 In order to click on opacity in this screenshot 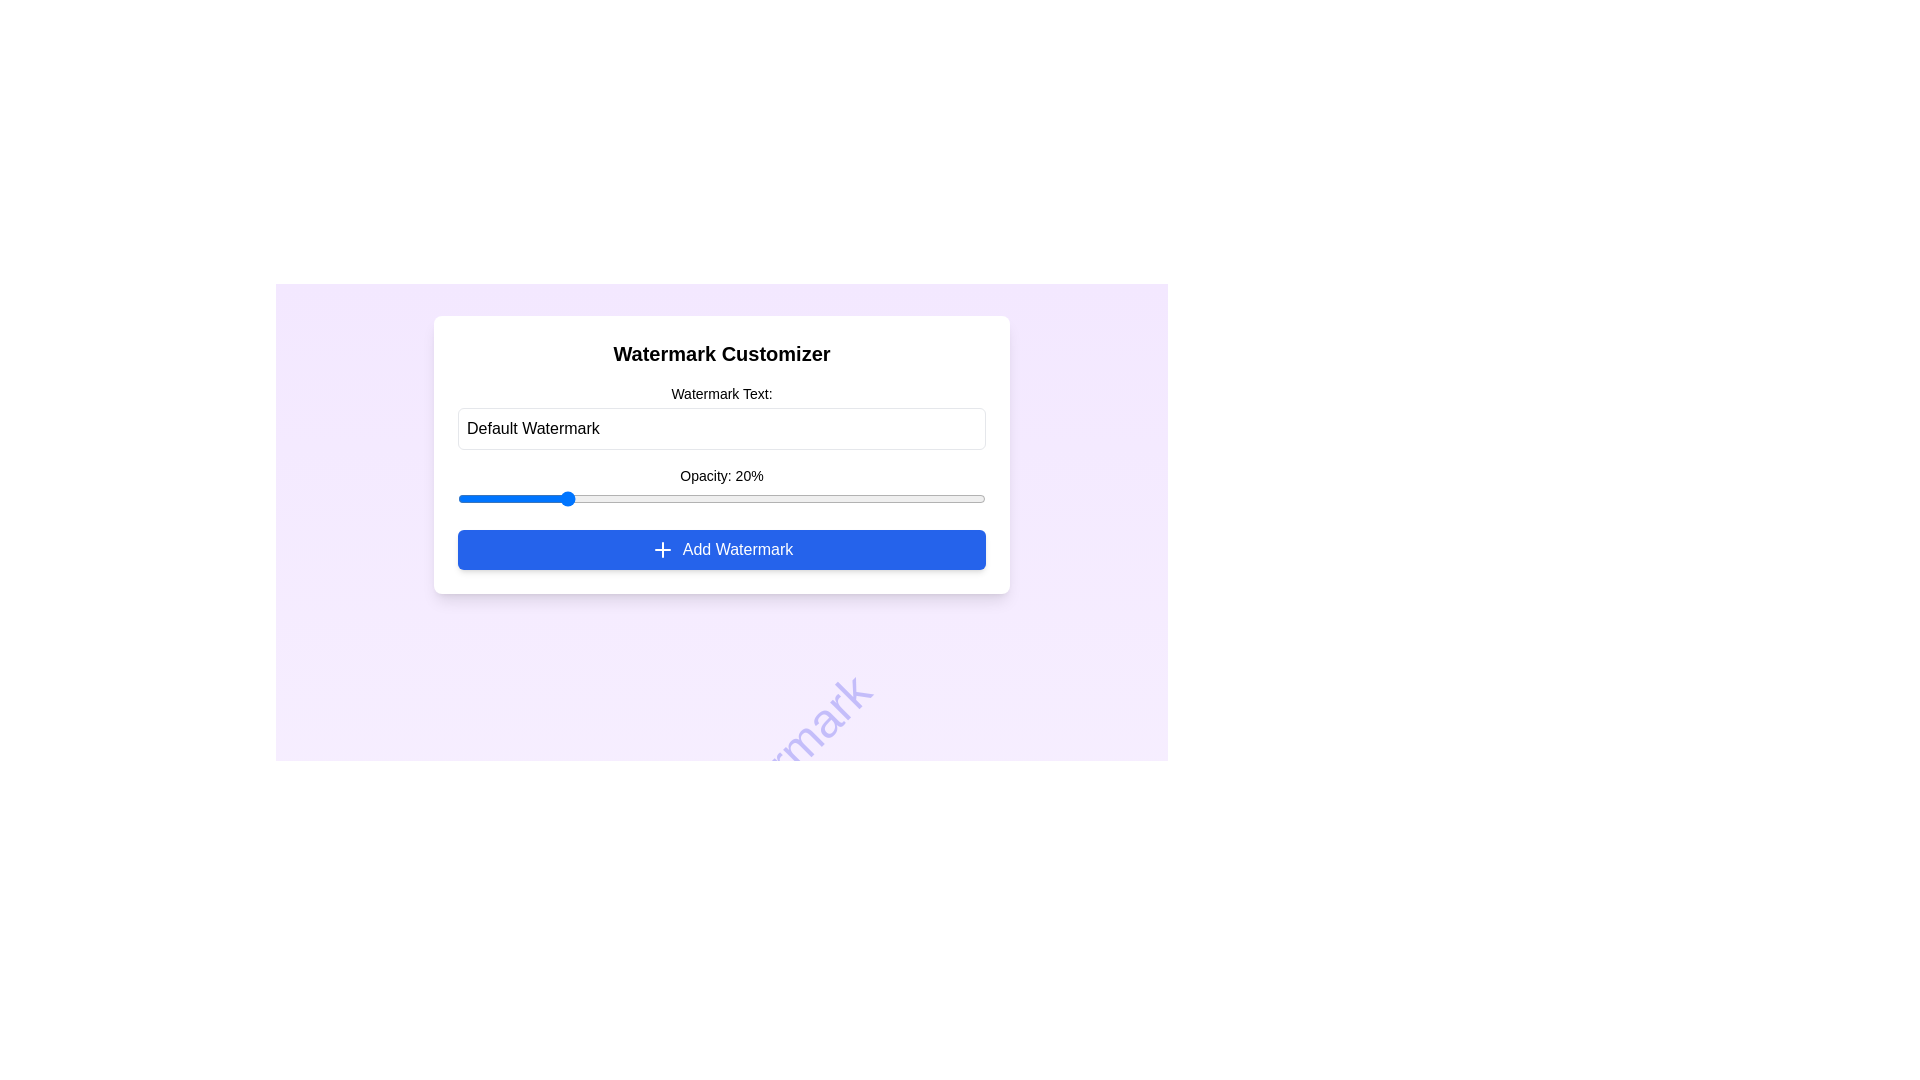, I will do `click(456, 497)`.